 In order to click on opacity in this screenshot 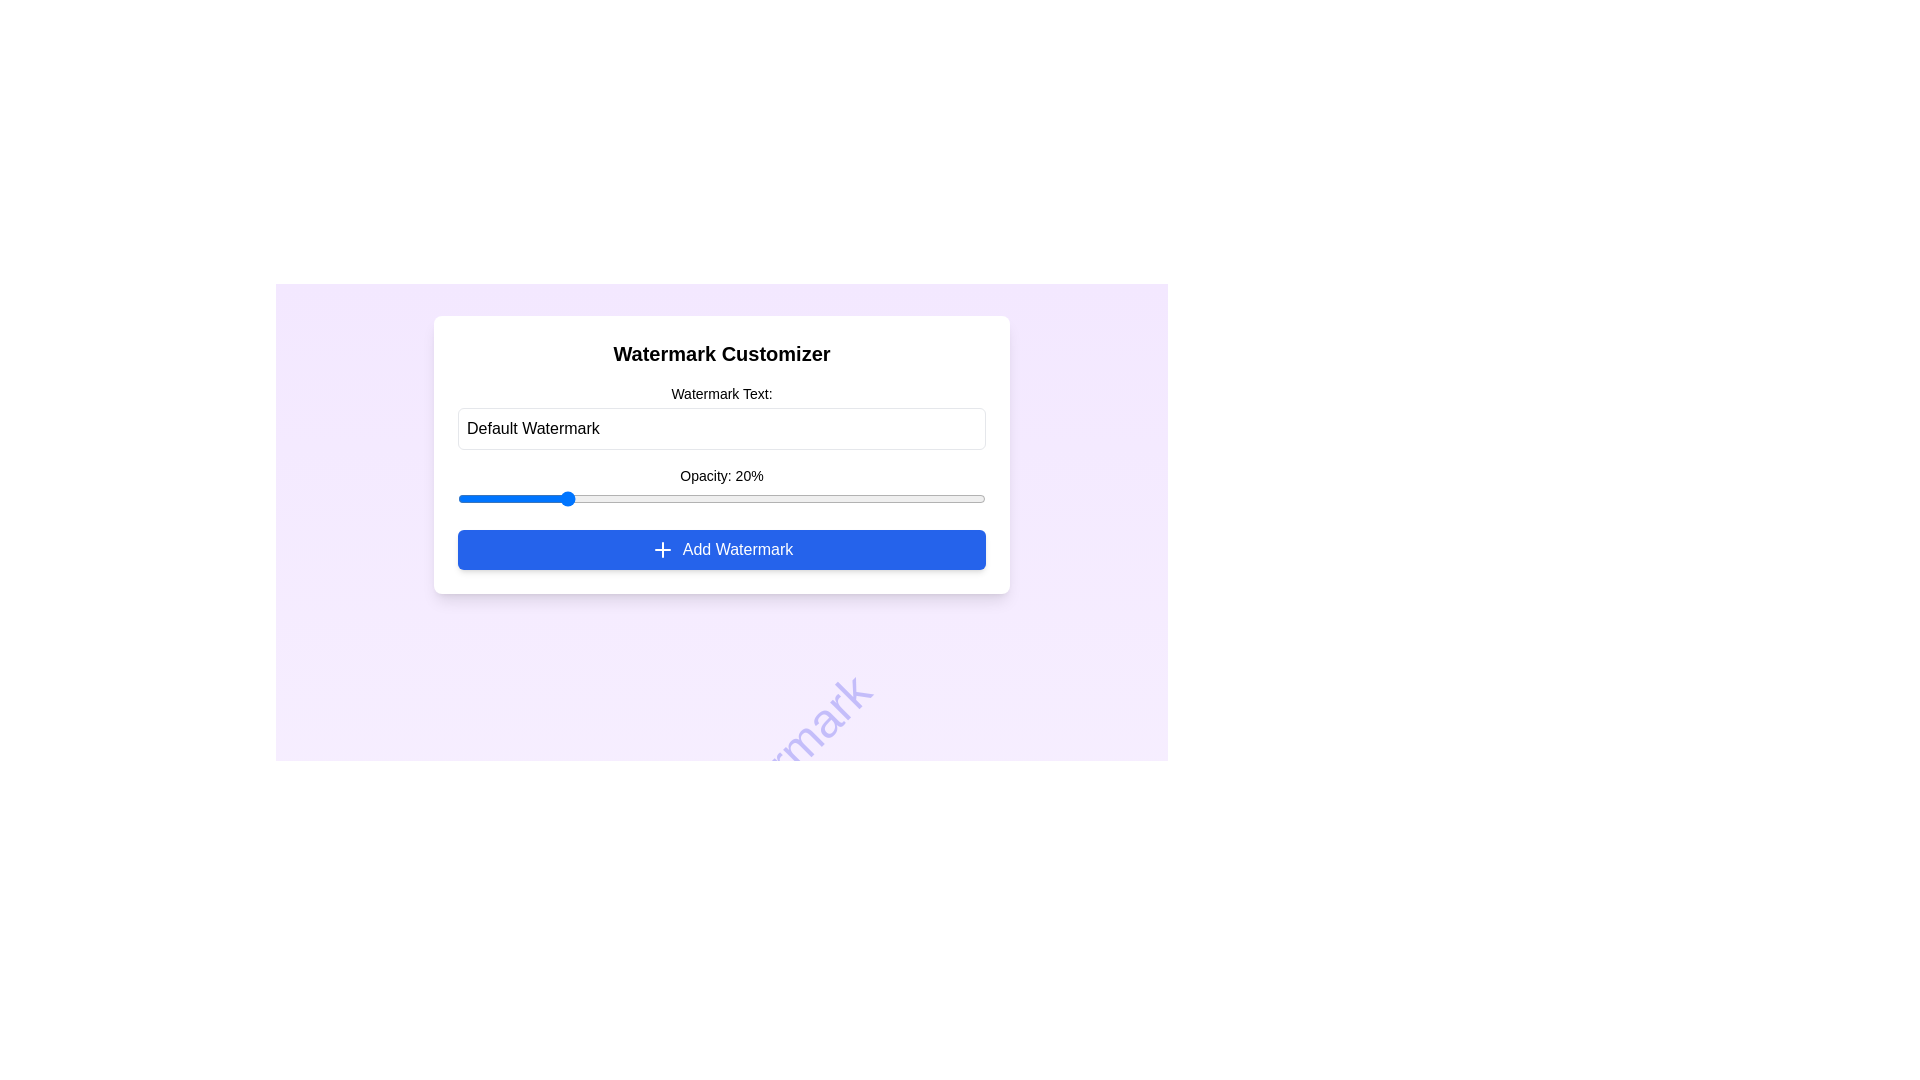, I will do `click(456, 497)`.